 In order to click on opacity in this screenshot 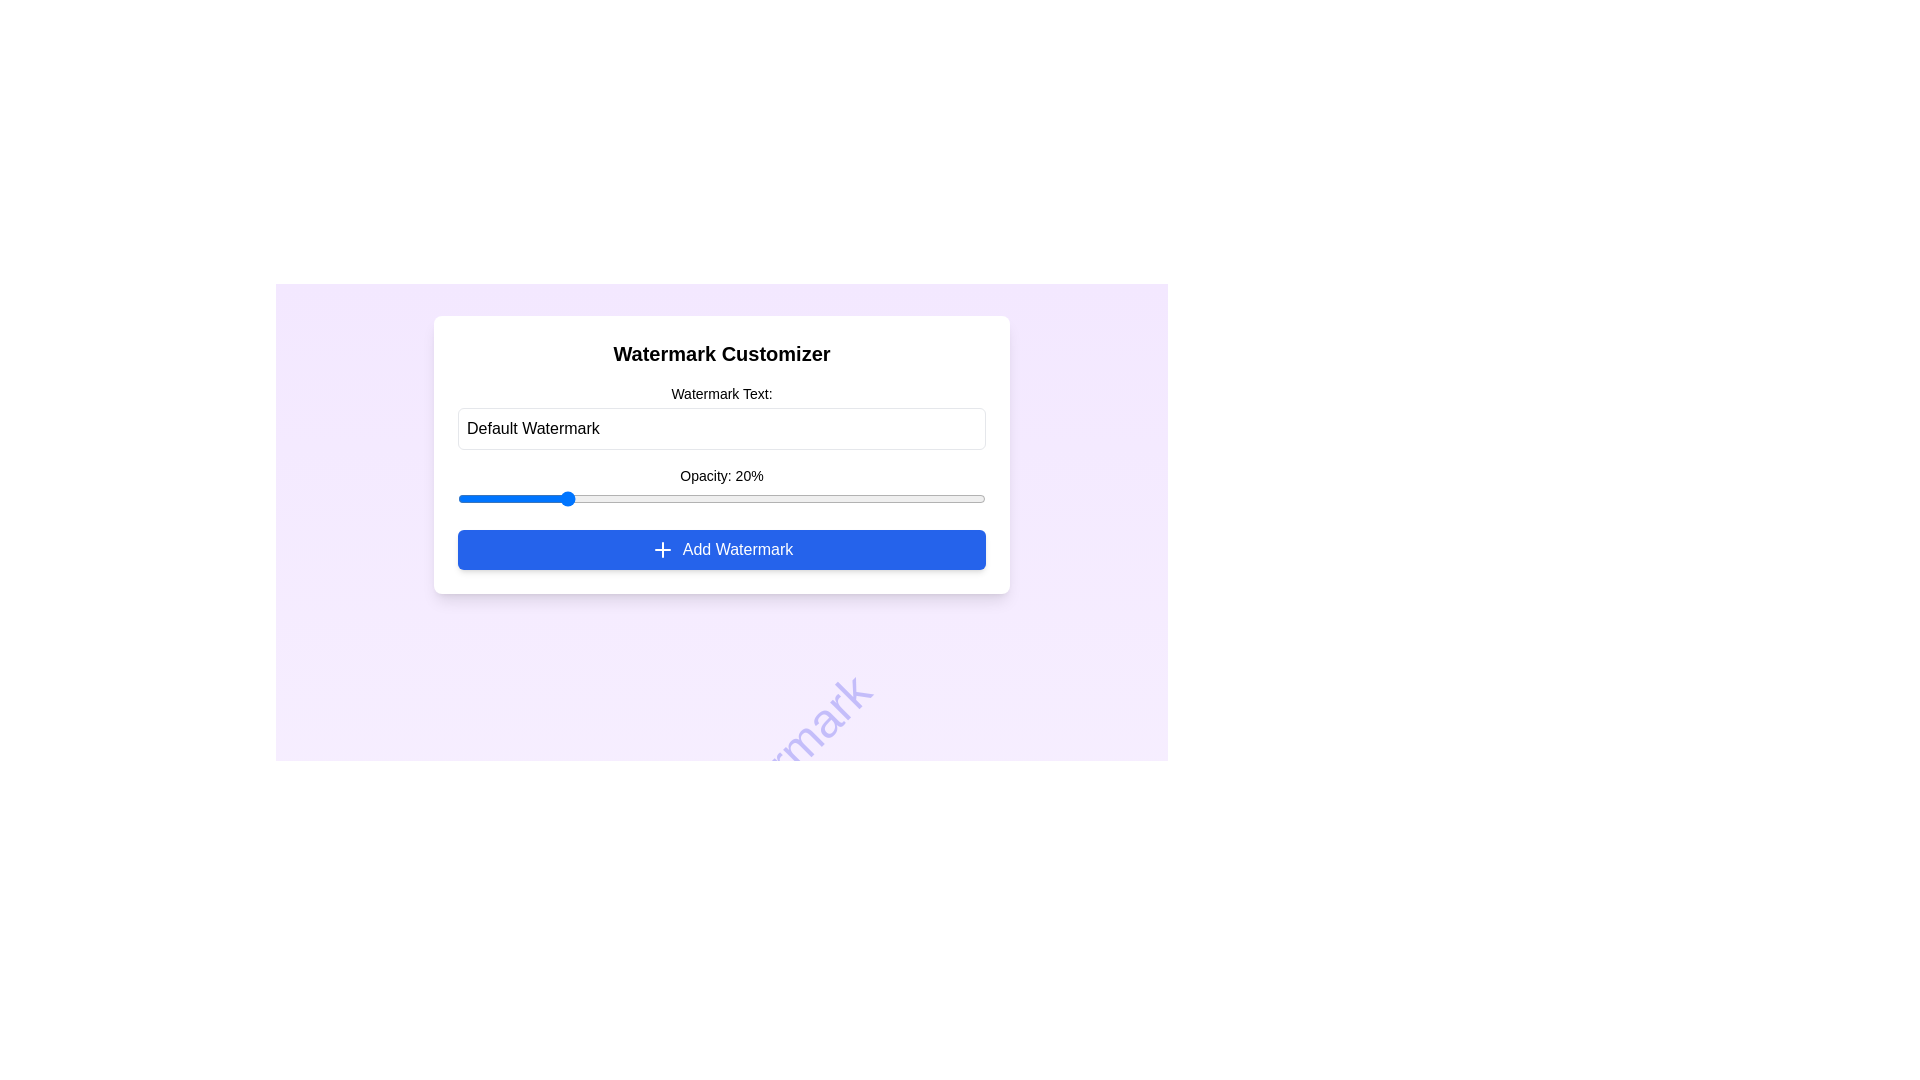, I will do `click(456, 497)`.